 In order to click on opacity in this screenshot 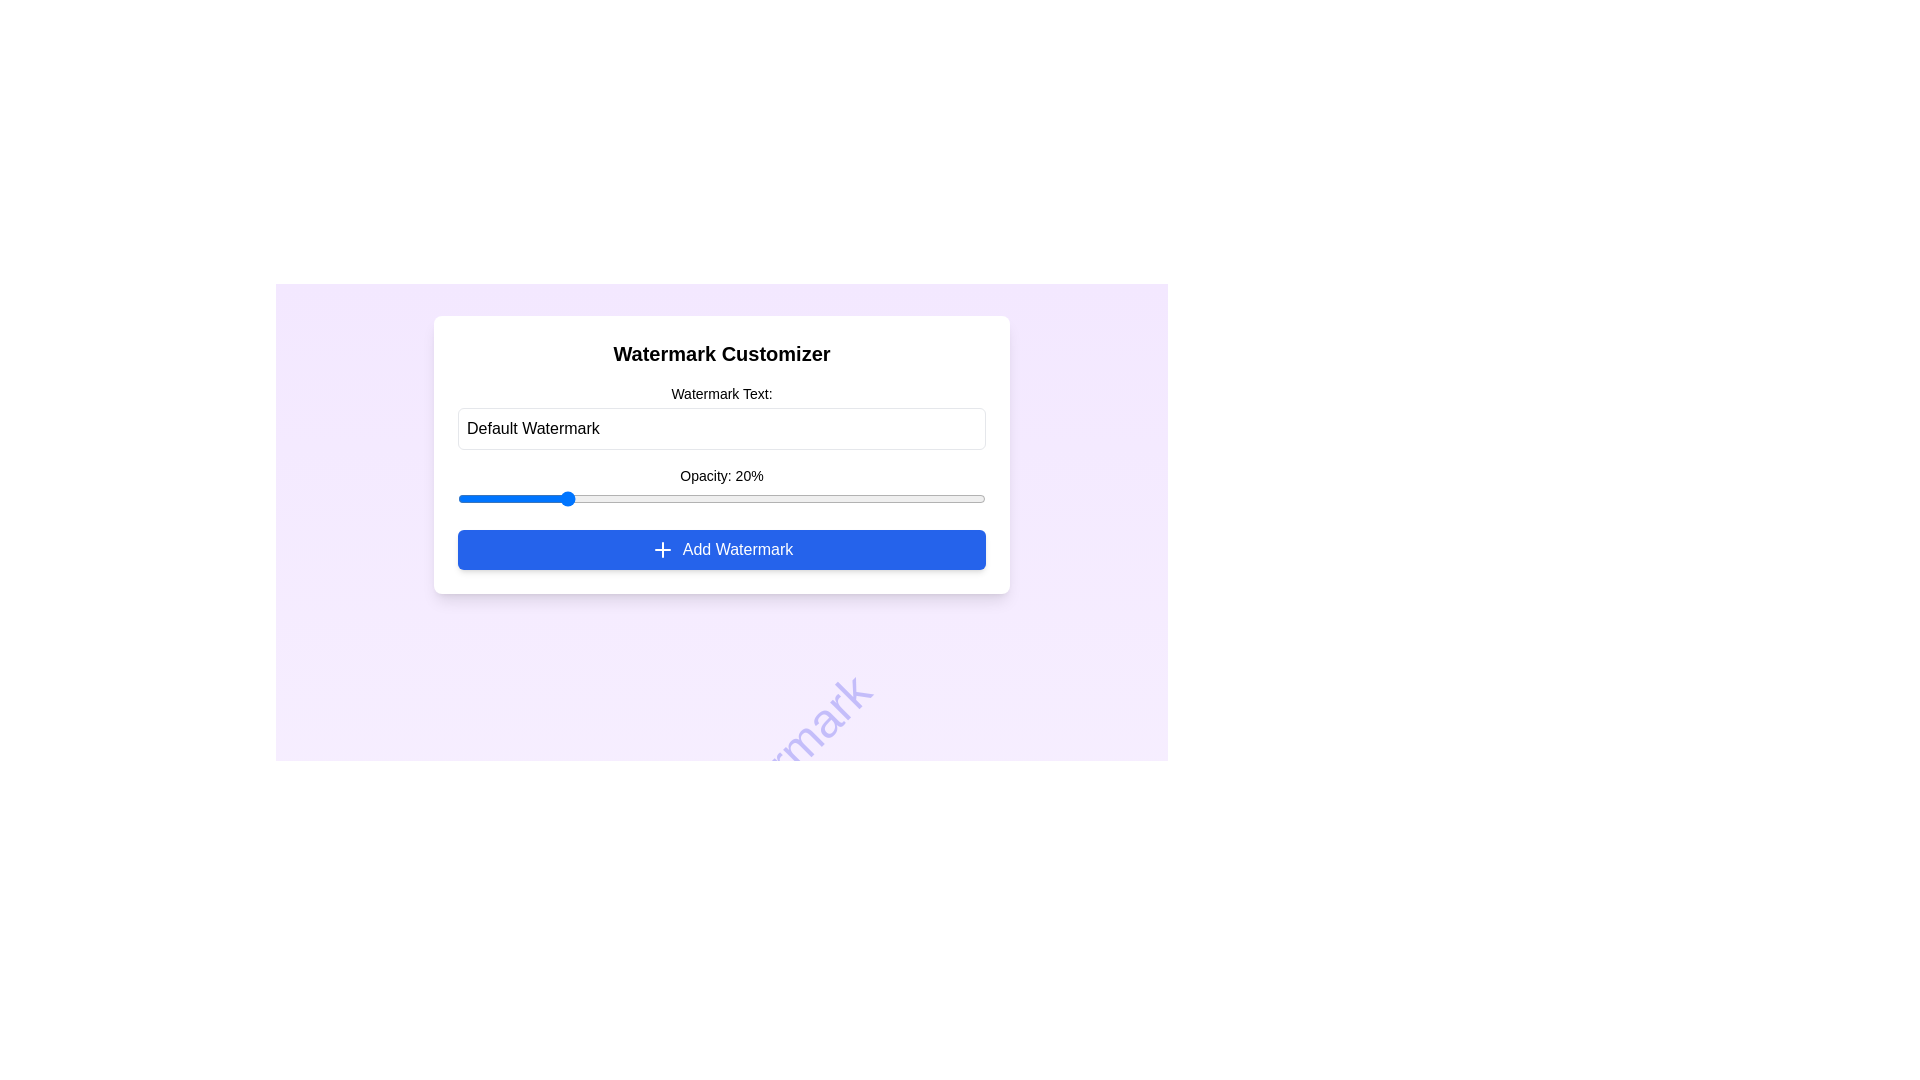, I will do `click(456, 497)`.